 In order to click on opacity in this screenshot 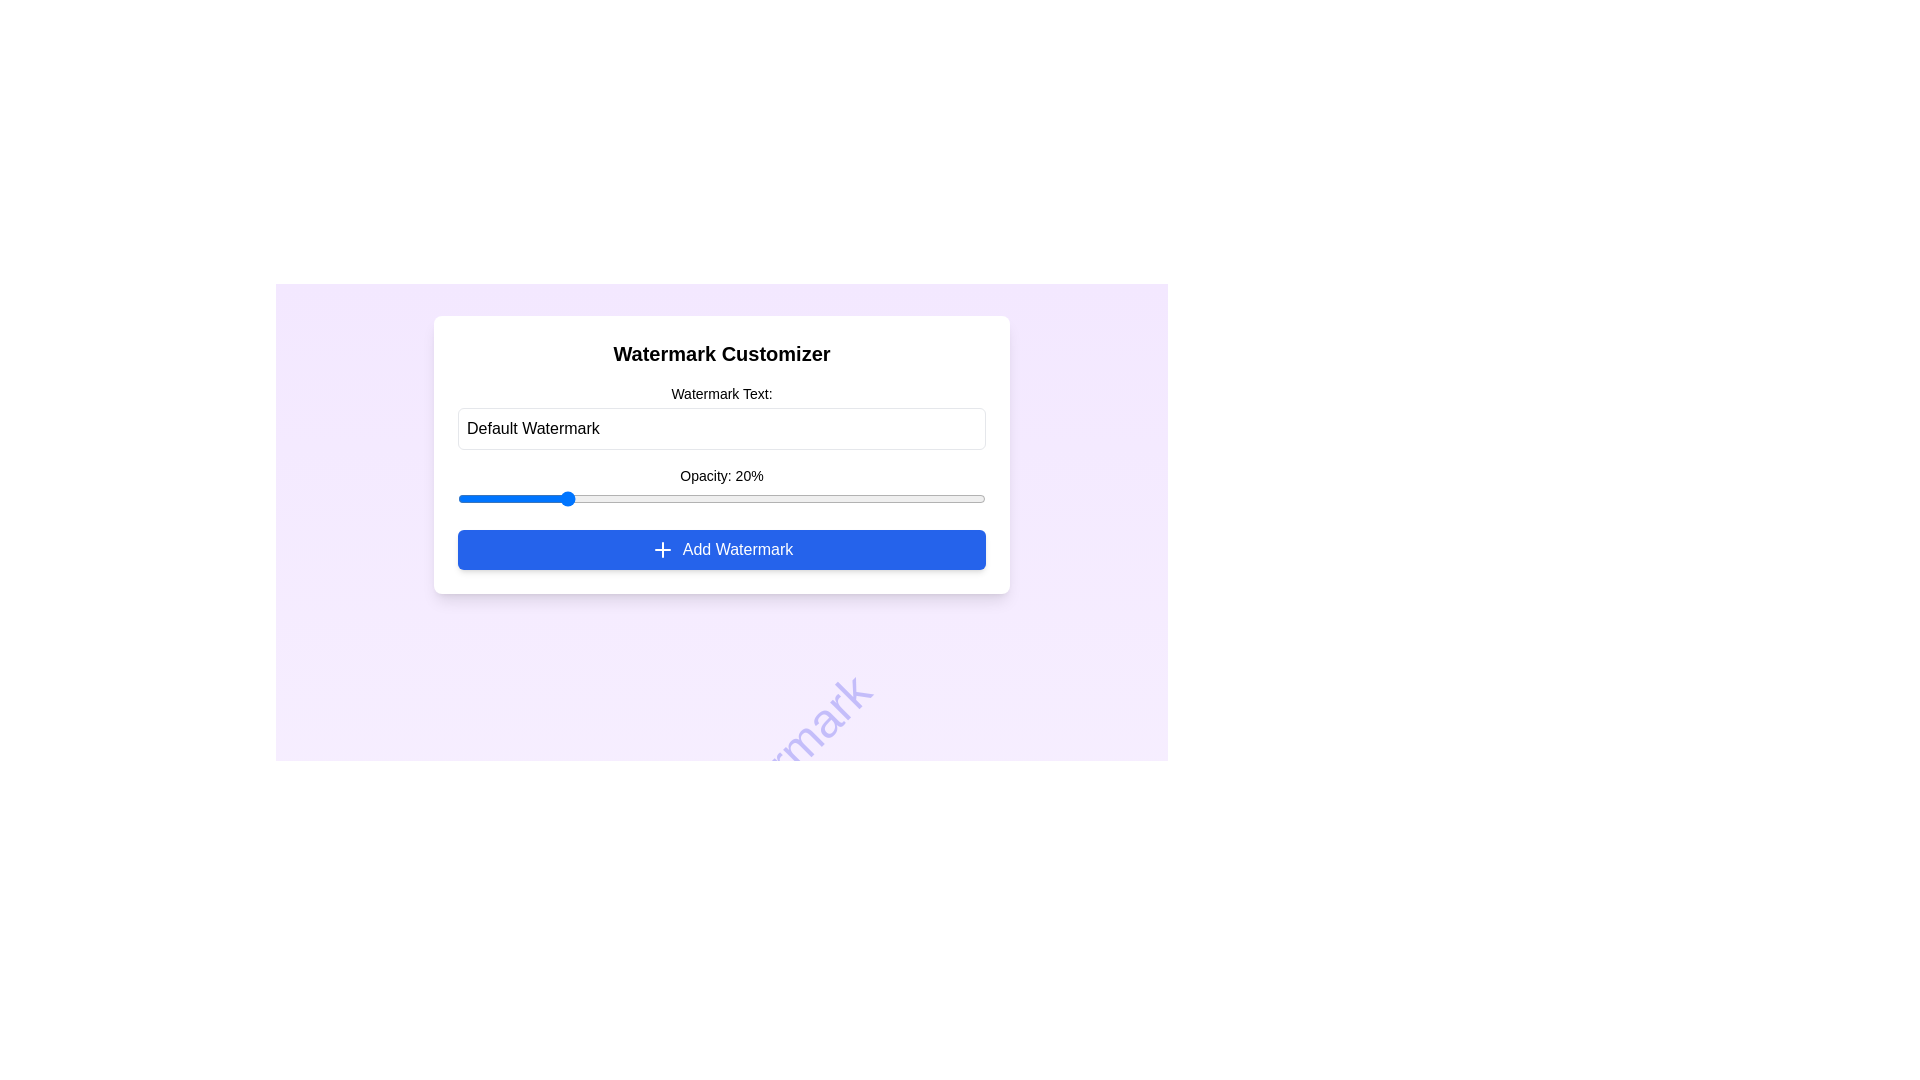, I will do `click(456, 497)`.